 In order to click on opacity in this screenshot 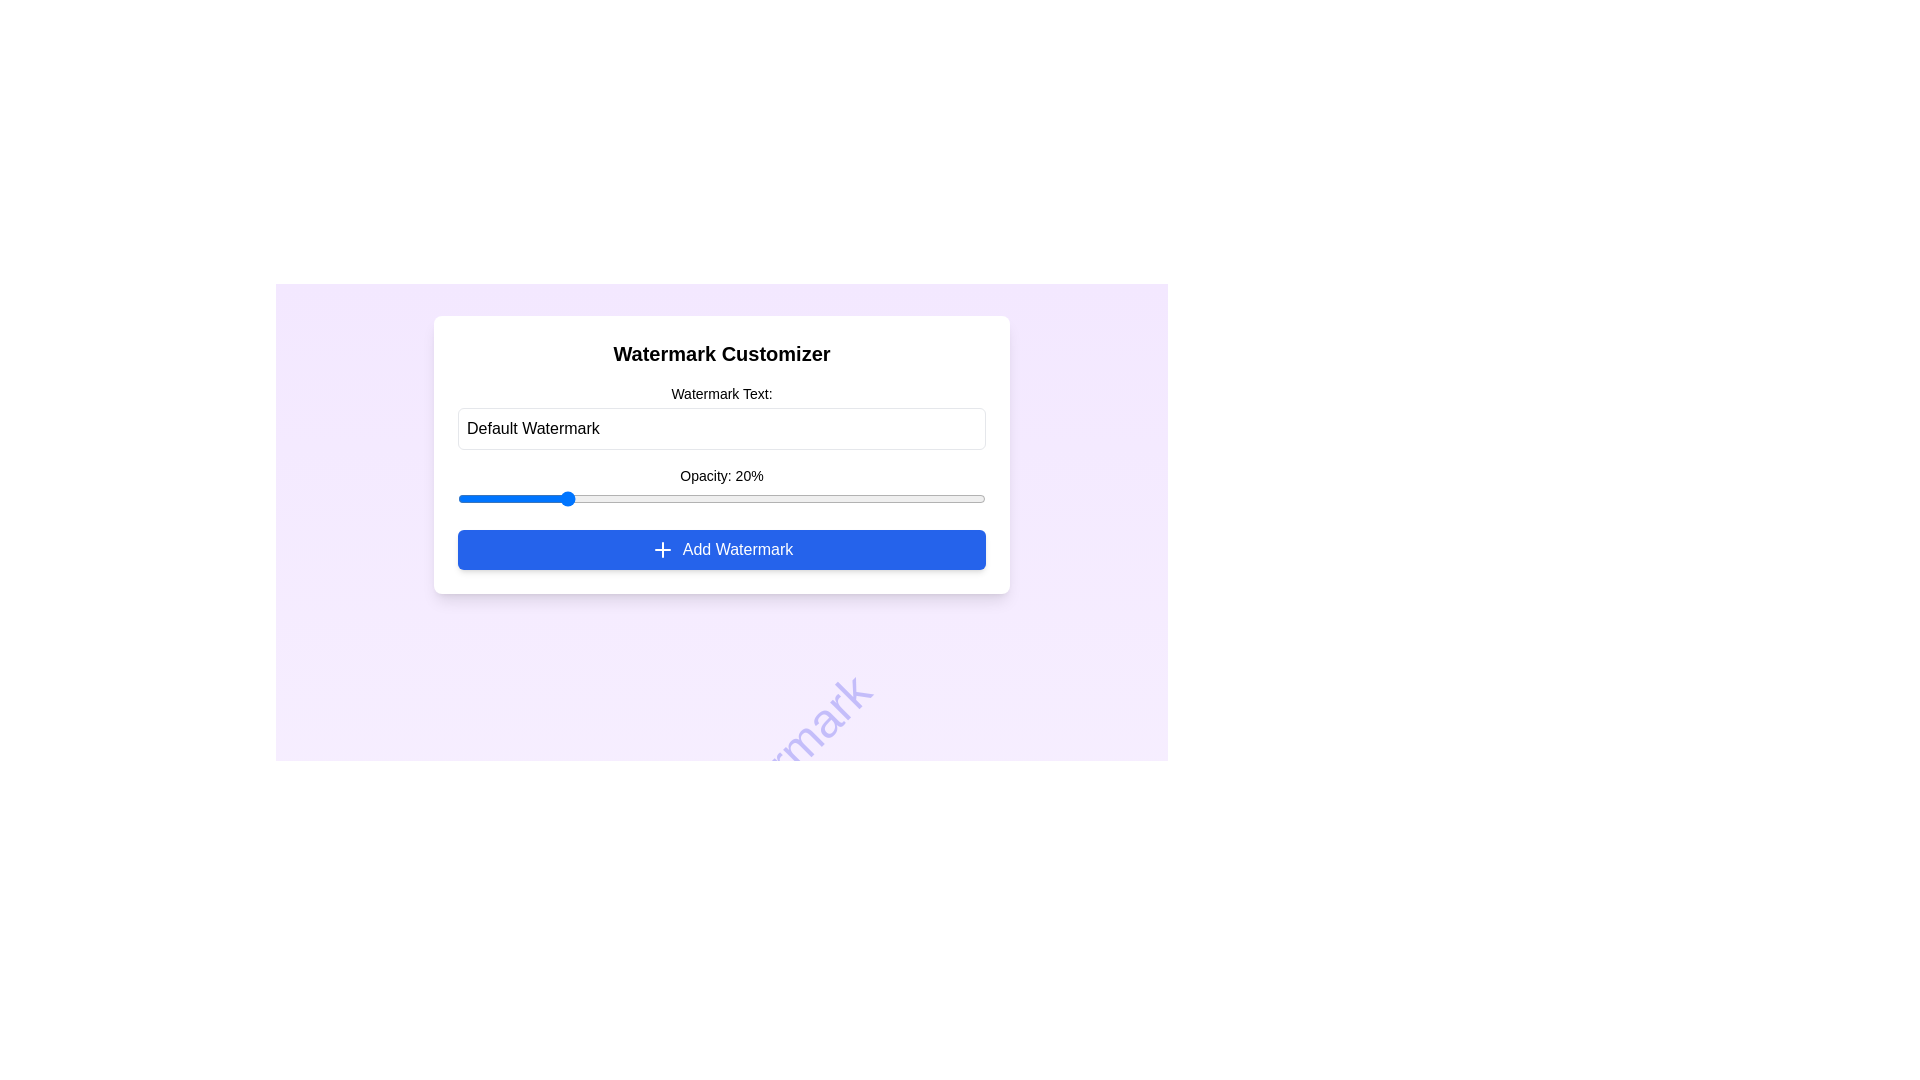, I will do `click(456, 497)`.